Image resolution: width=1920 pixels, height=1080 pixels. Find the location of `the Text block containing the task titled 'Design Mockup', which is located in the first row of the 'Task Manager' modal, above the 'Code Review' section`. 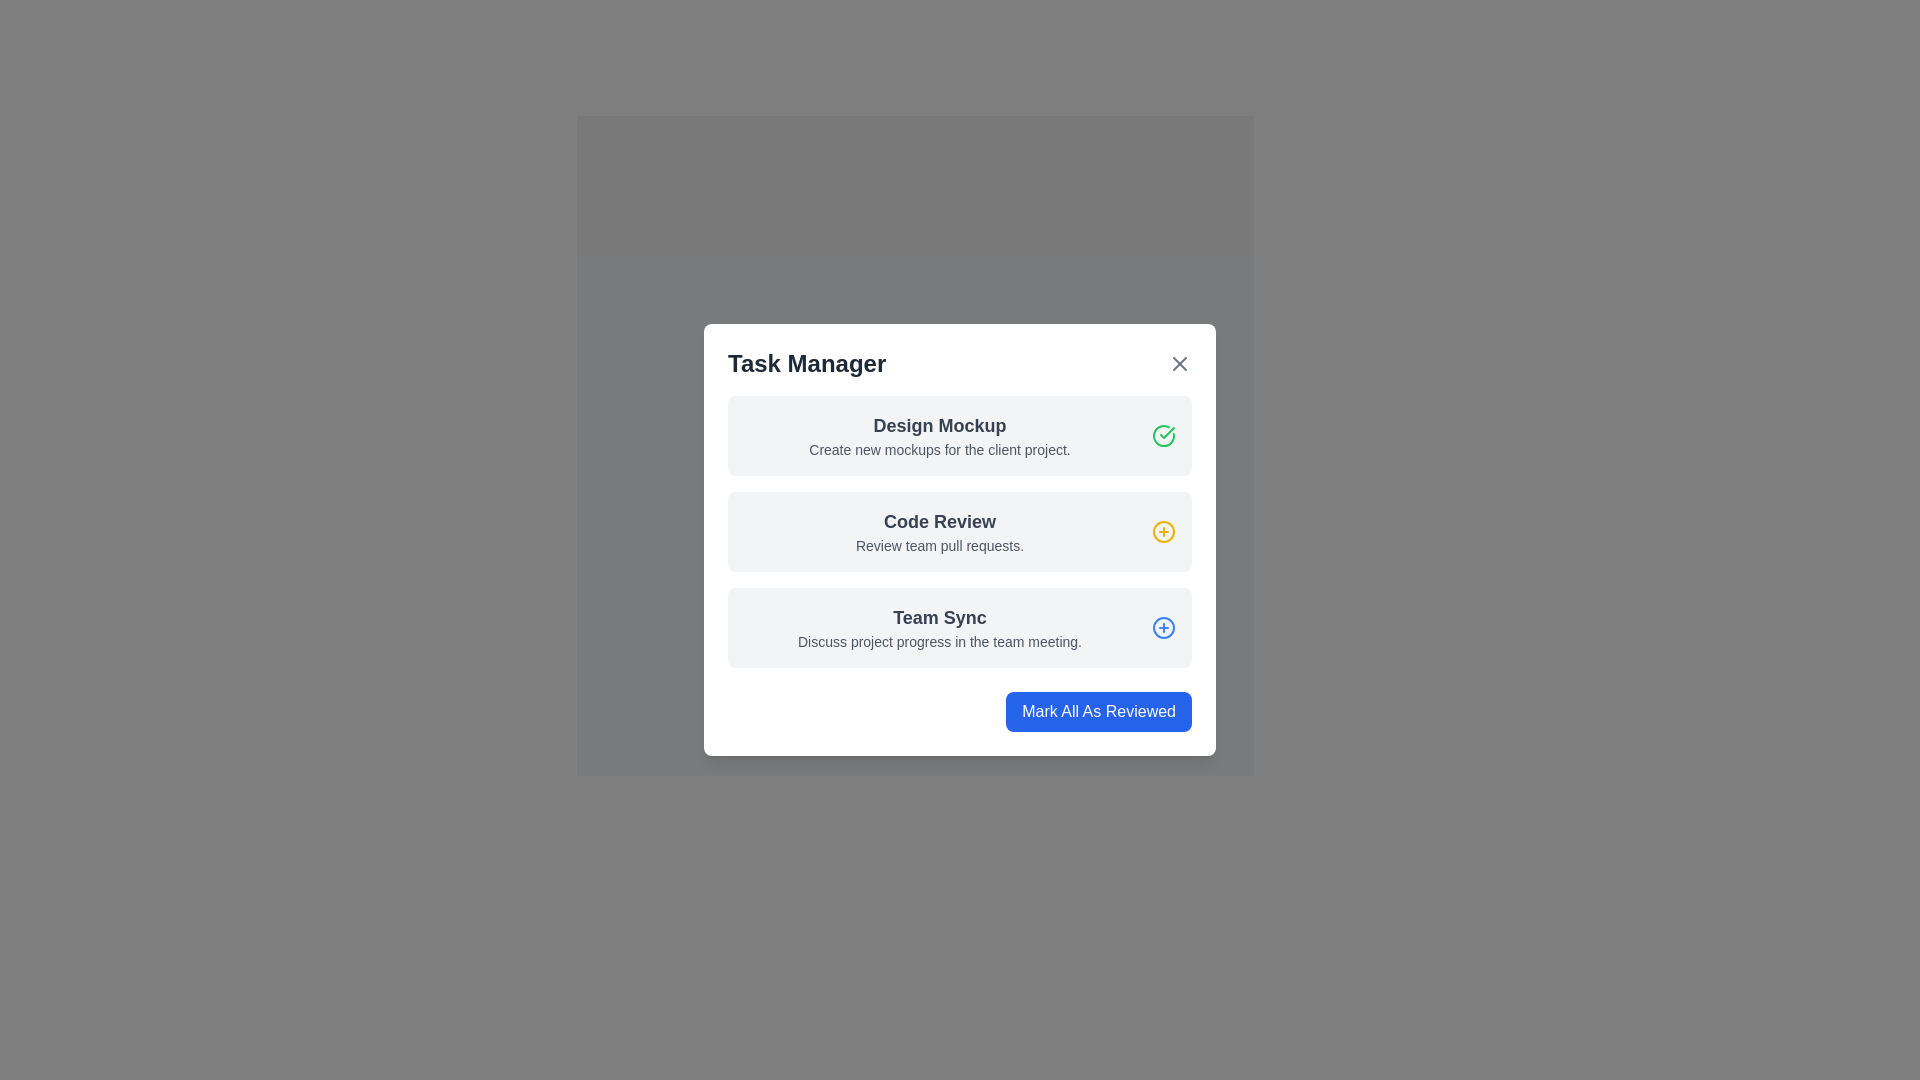

the Text block containing the task titled 'Design Mockup', which is located in the first row of the 'Task Manager' modal, above the 'Code Review' section is located at coordinates (939, 434).